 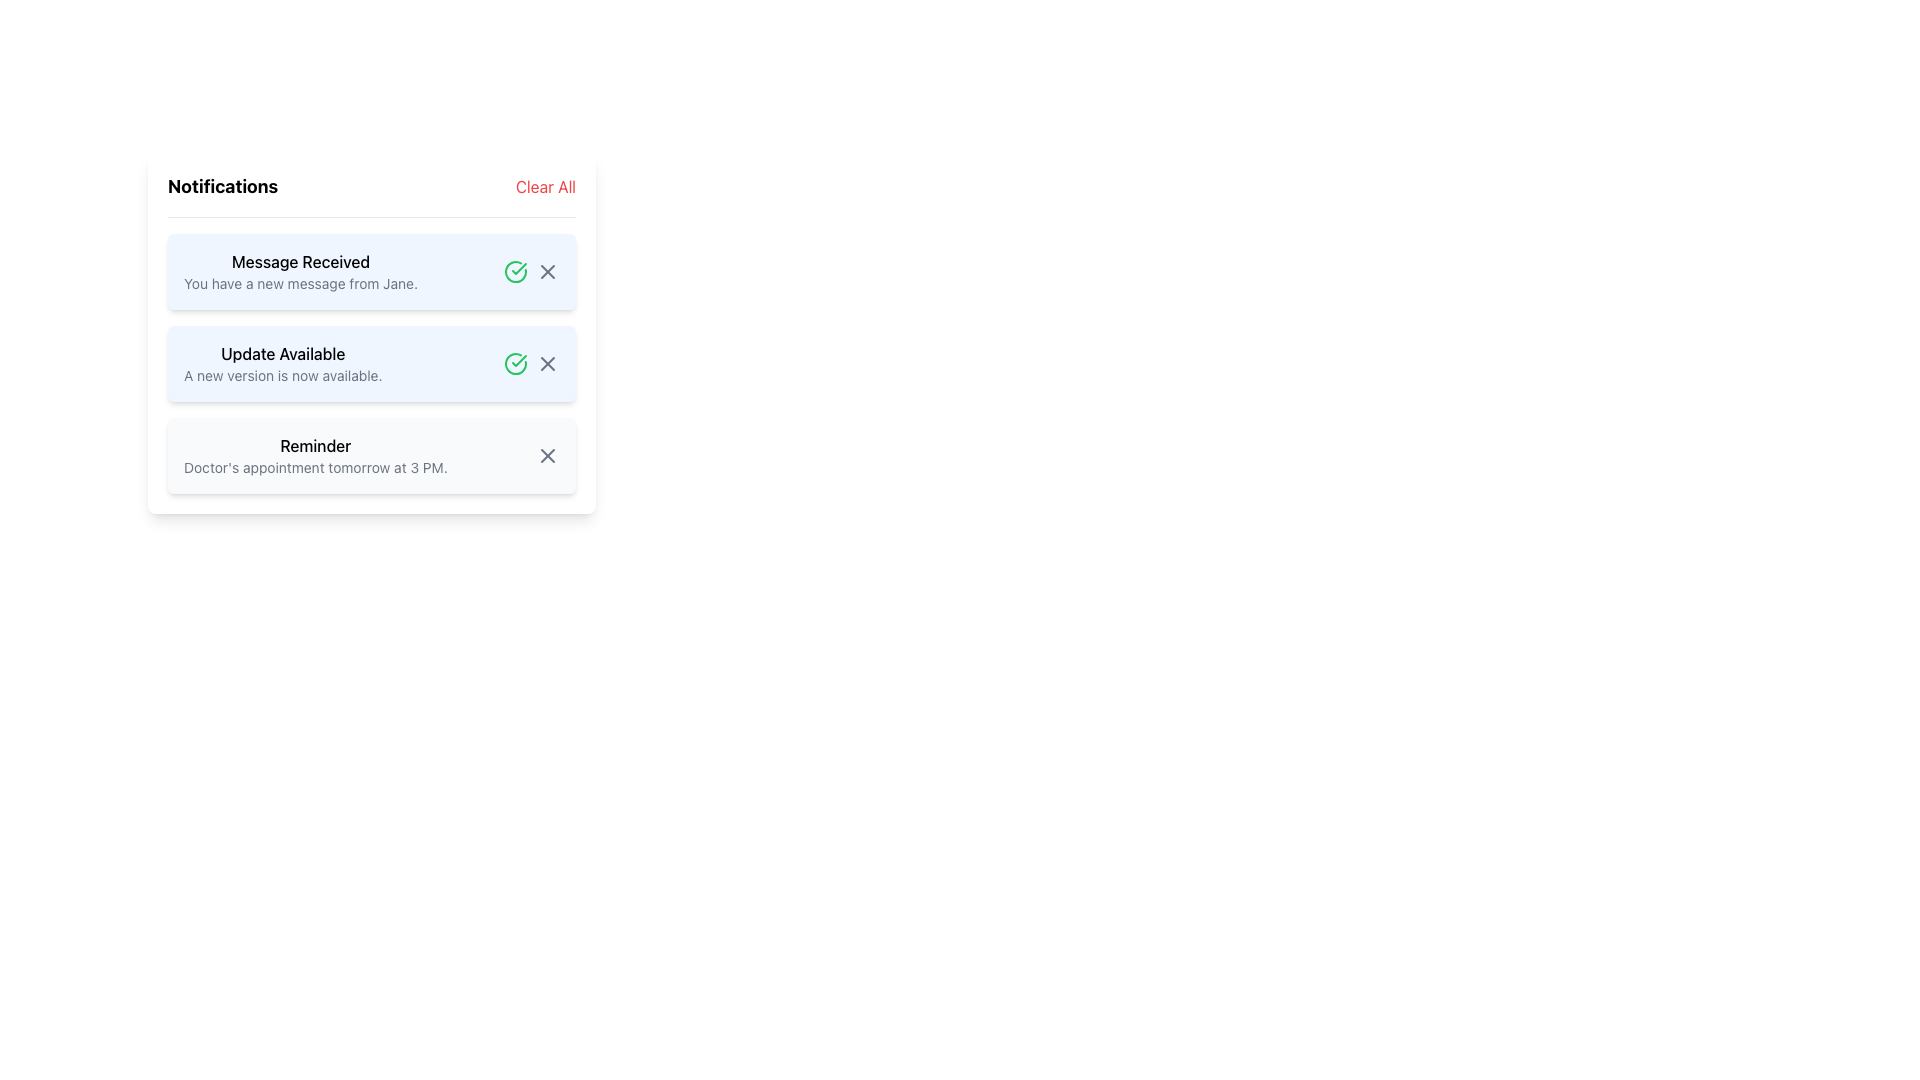 I want to click on the 'X' shaped delete button located on the right side of the last notification for 'Reminder: Doctor's appointment tomorrow at 3 PM.', so click(x=547, y=455).